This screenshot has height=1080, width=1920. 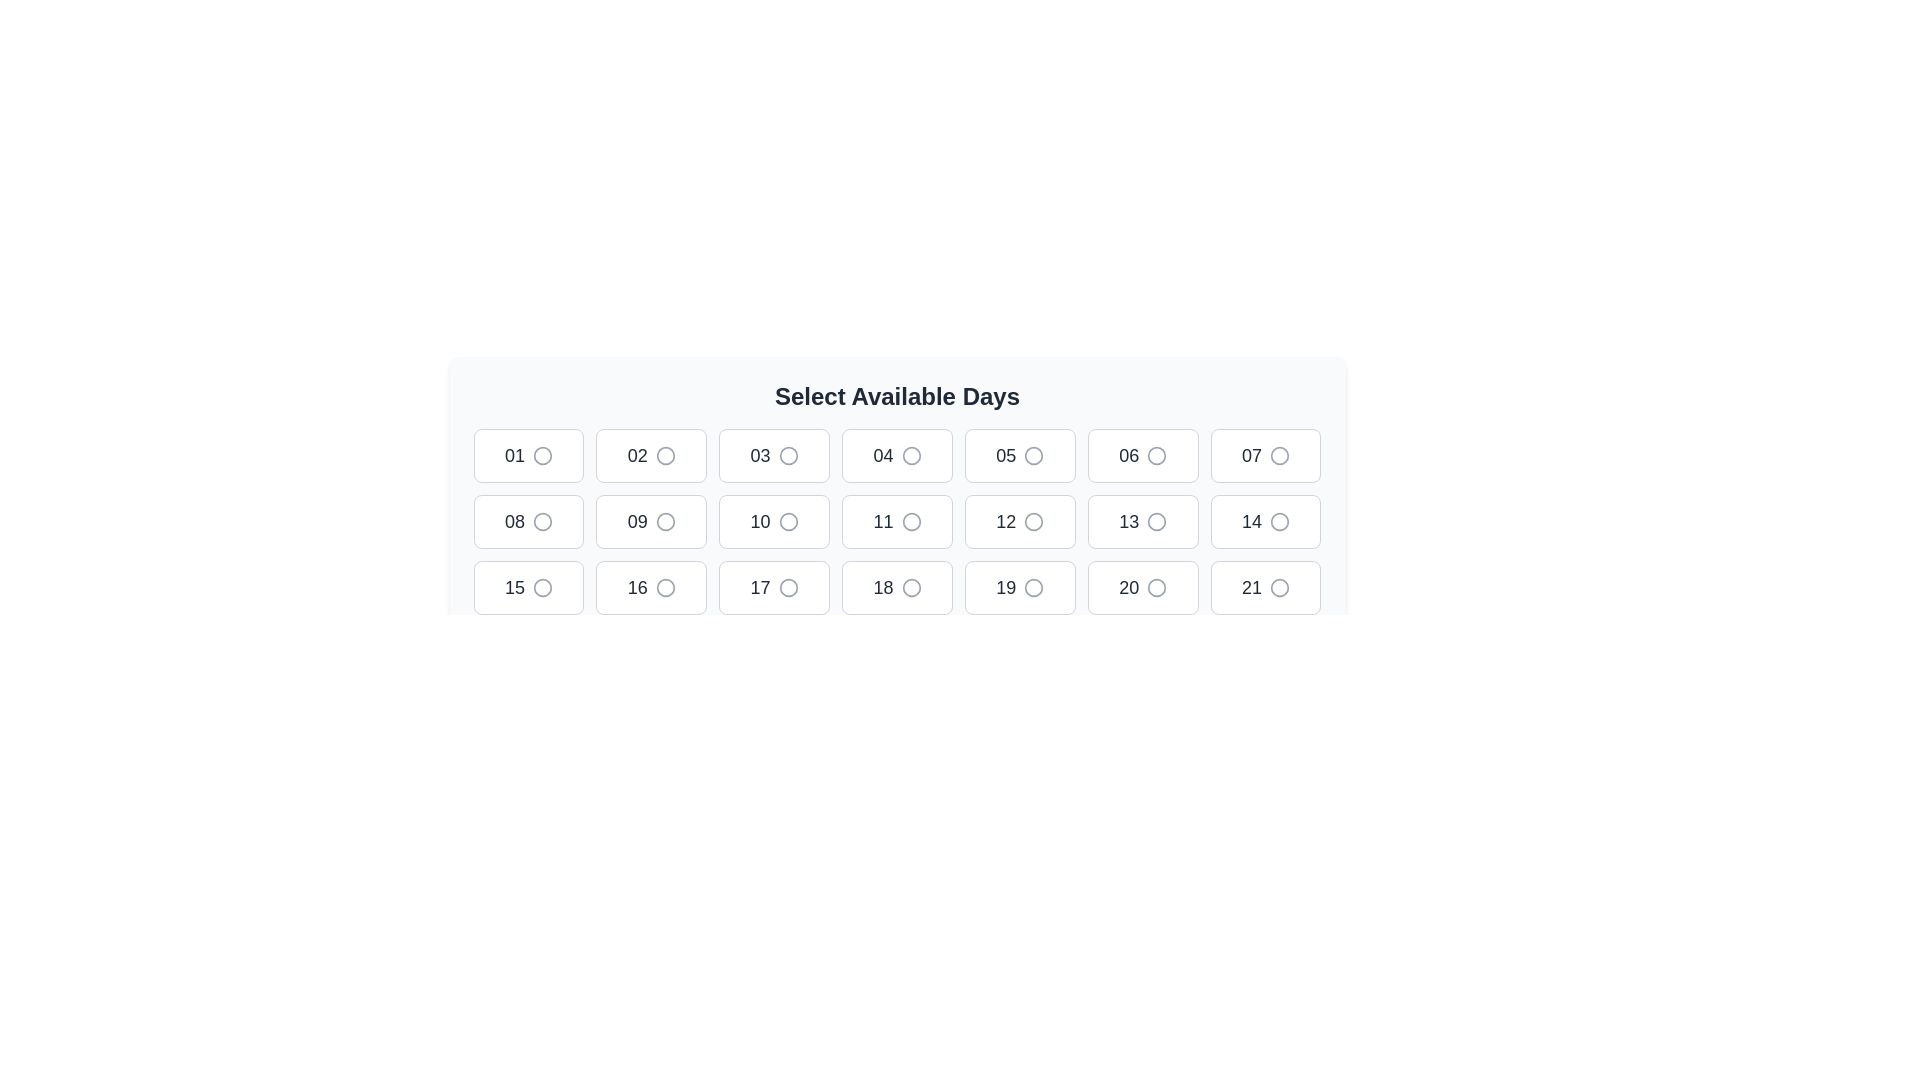 I want to click on the radio button located in the second row and first column of the grid beneath the header 'Select Available Days', so click(x=542, y=520).